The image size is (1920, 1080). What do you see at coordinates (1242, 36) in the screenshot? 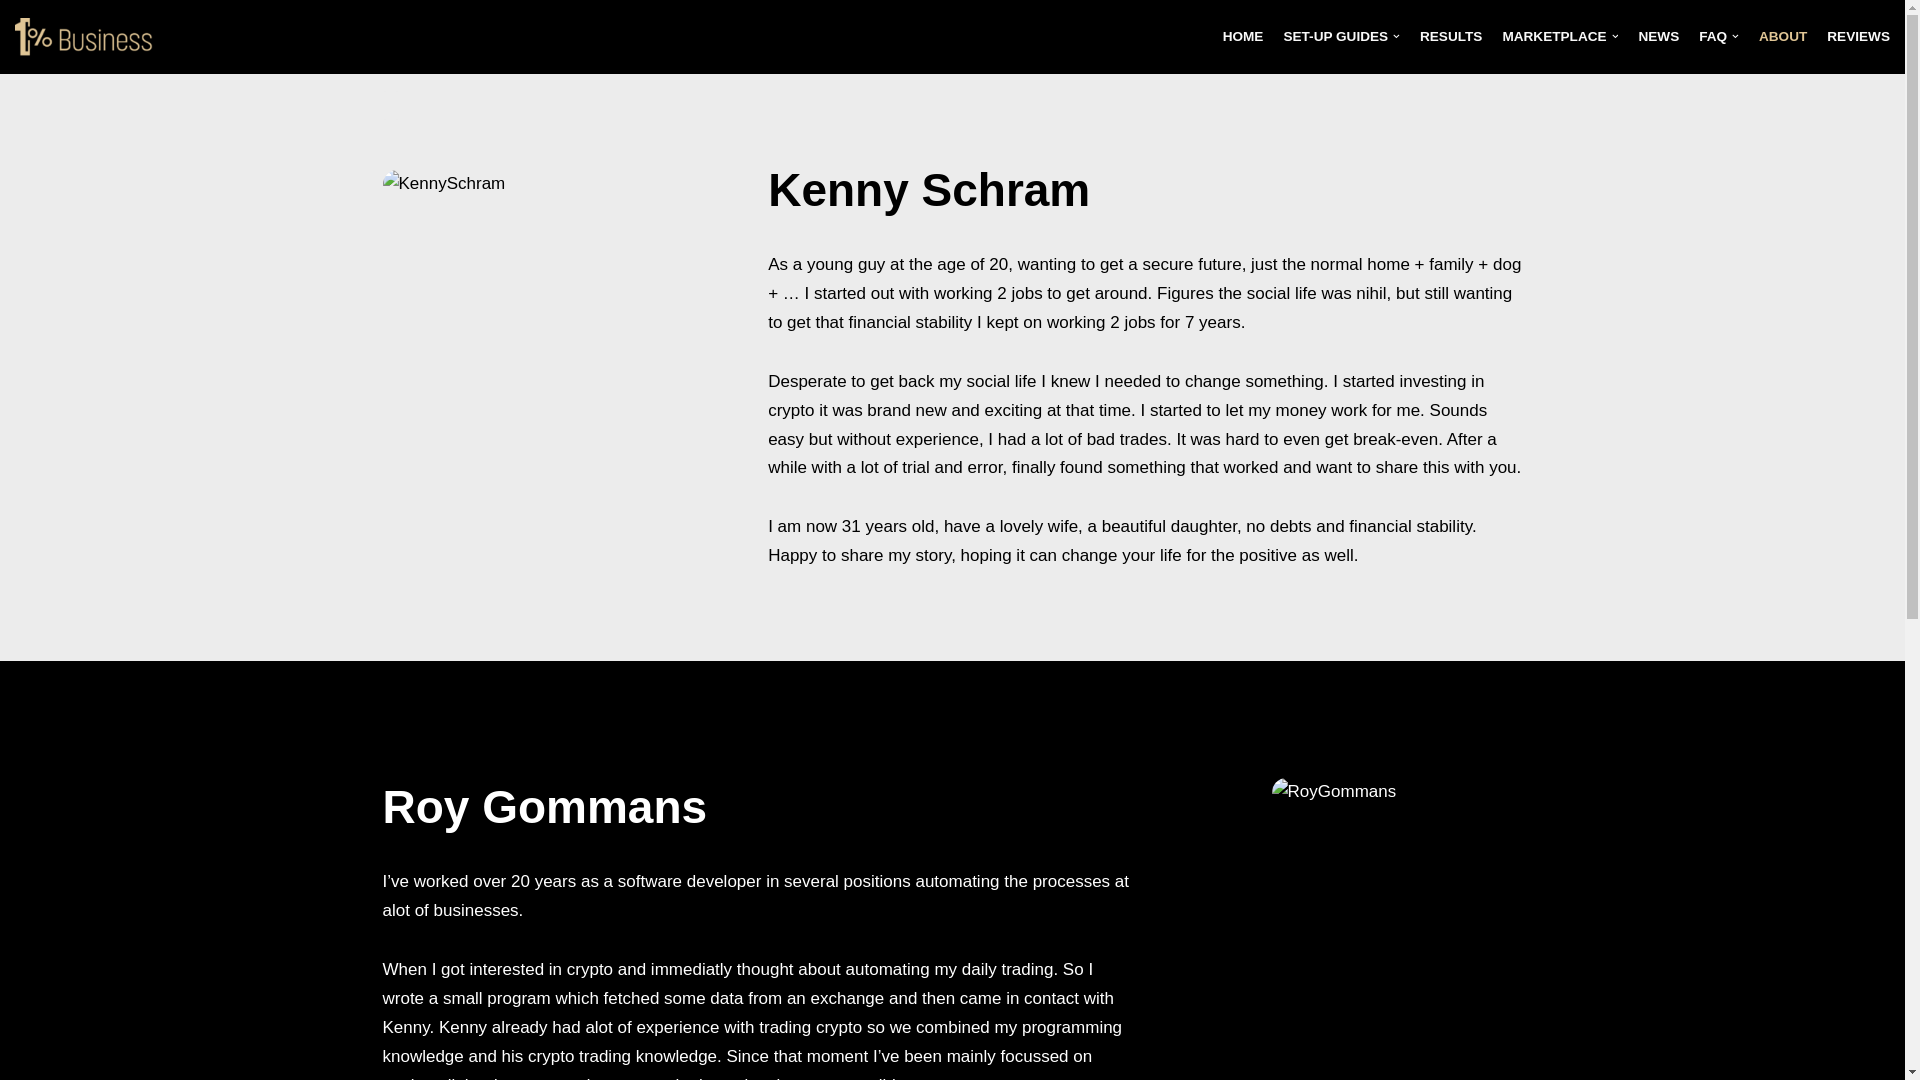
I see `'HOME'` at bounding box center [1242, 36].